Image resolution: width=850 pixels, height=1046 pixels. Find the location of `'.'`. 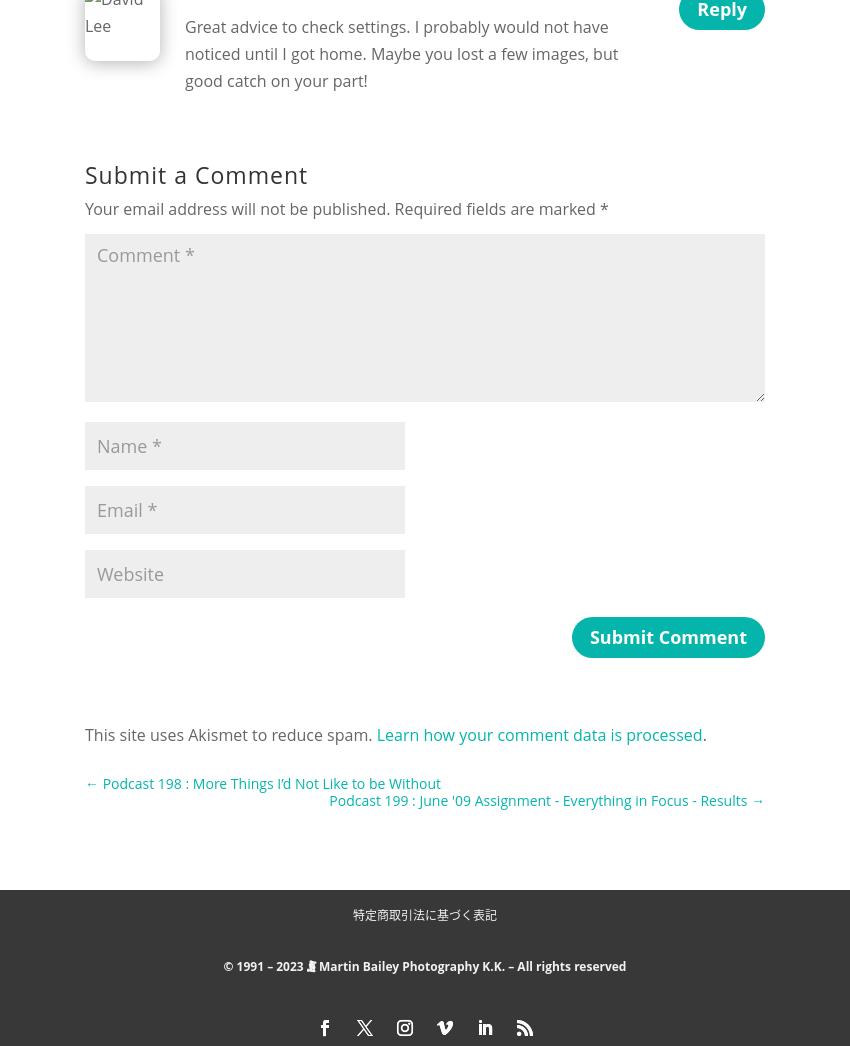

'.' is located at coordinates (702, 734).